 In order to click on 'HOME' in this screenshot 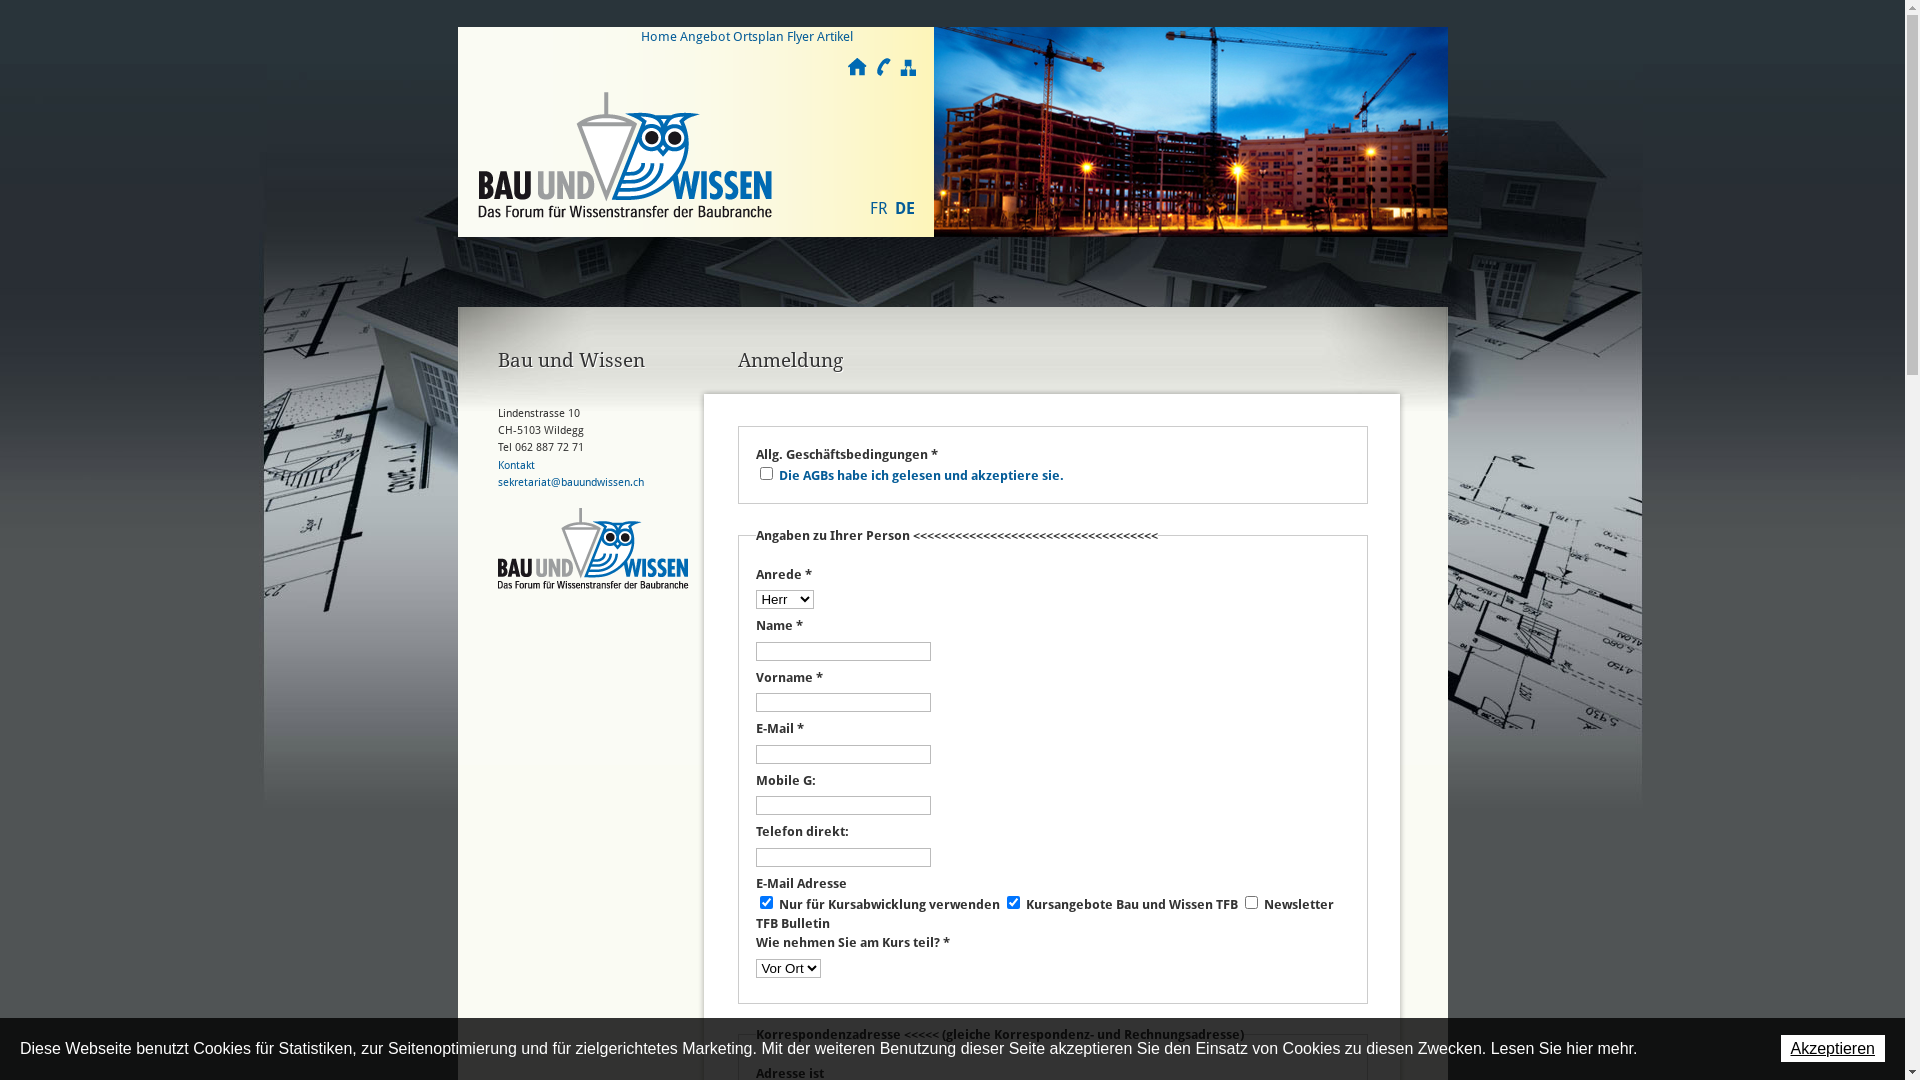, I will do `click(848, 66)`.